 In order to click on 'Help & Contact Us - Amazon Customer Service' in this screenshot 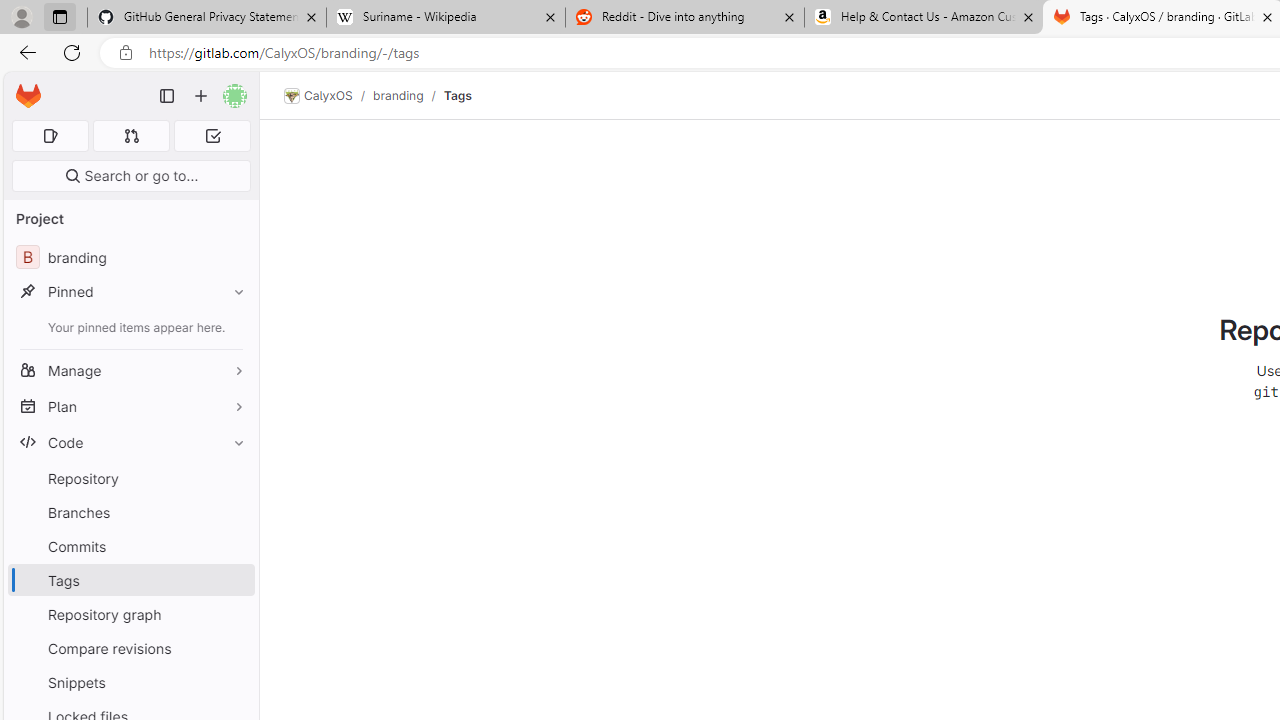, I will do `click(923, 17)`.